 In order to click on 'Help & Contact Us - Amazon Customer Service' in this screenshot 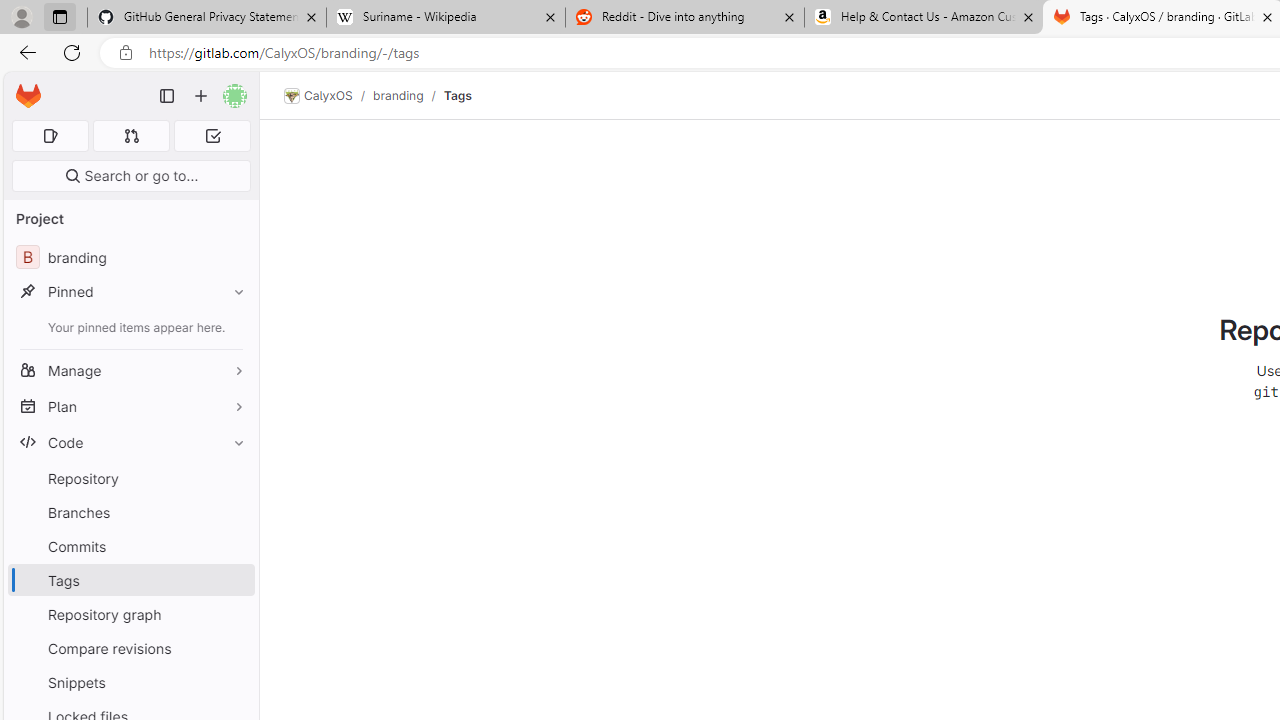, I will do `click(923, 17)`.